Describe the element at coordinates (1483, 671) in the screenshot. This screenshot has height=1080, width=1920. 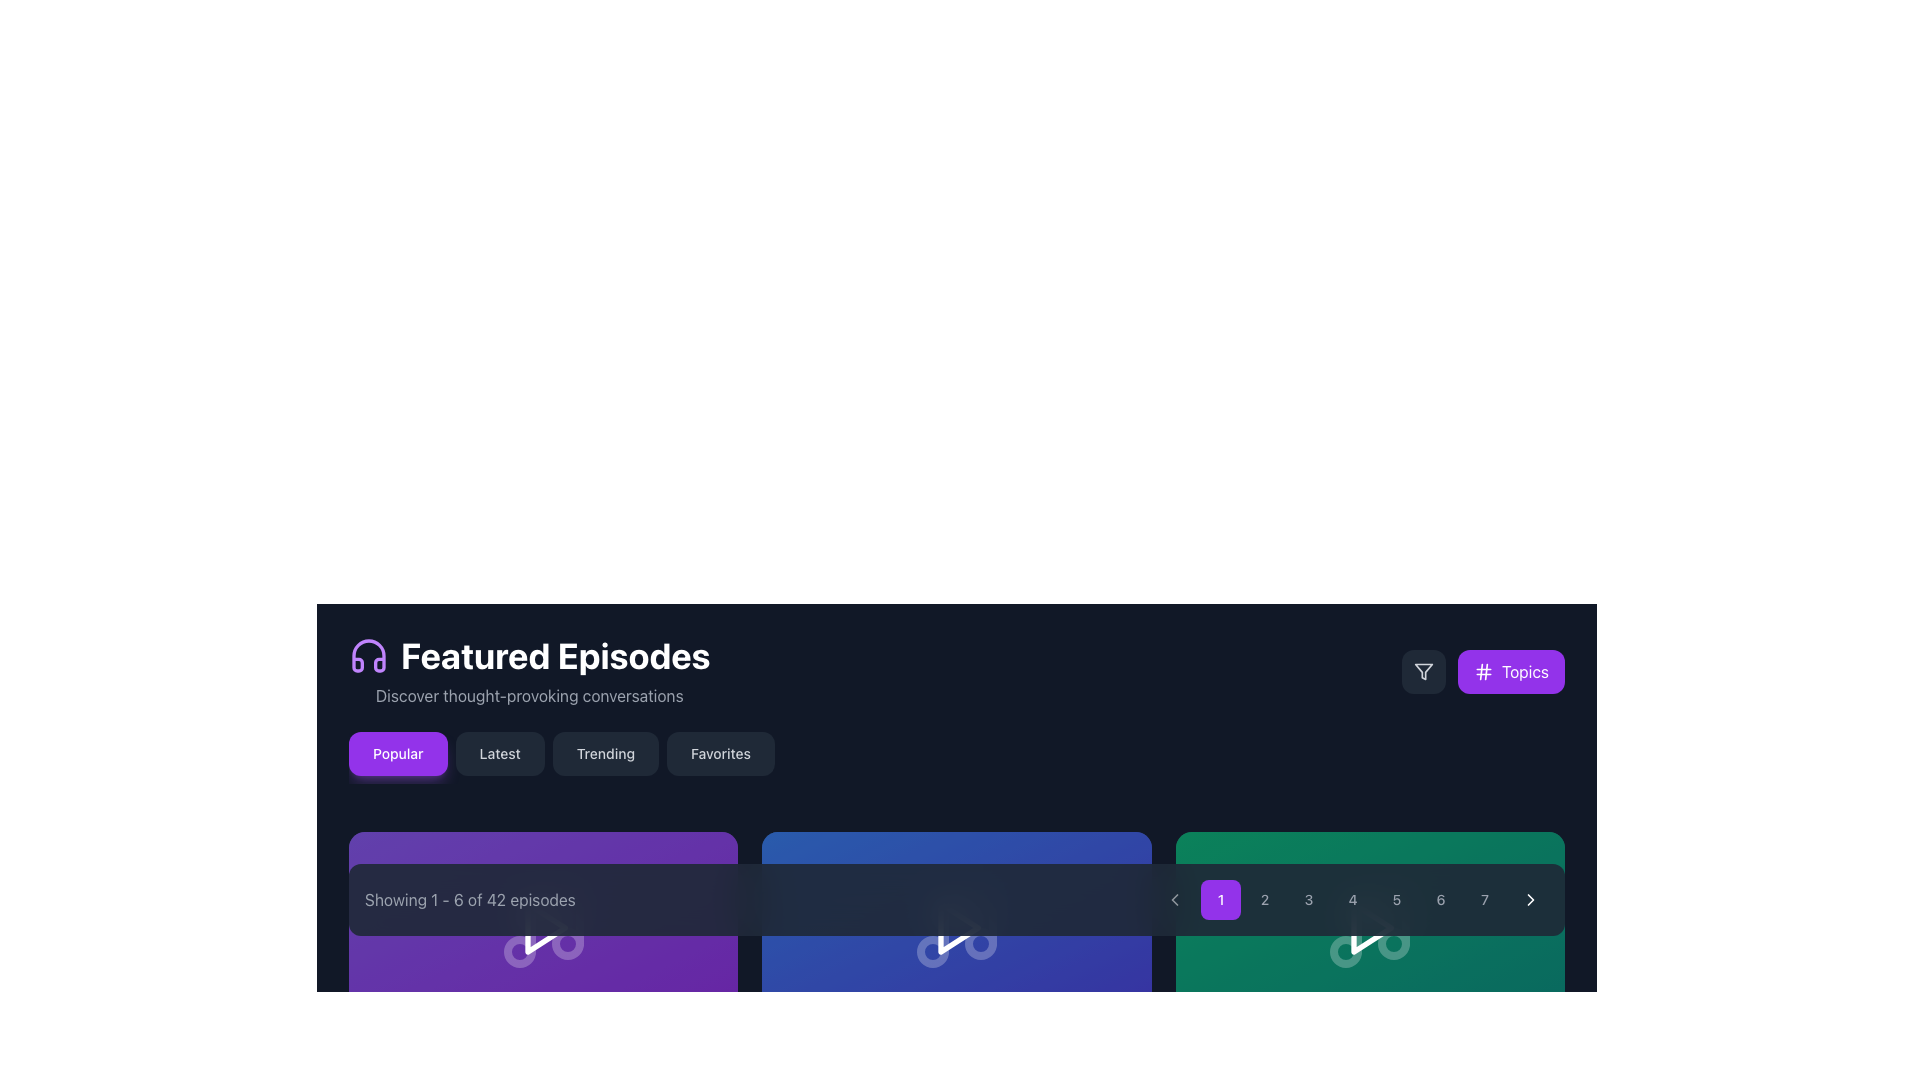
I see `the 'Topics' button with a bold purple background and white text to change its style` at that location.